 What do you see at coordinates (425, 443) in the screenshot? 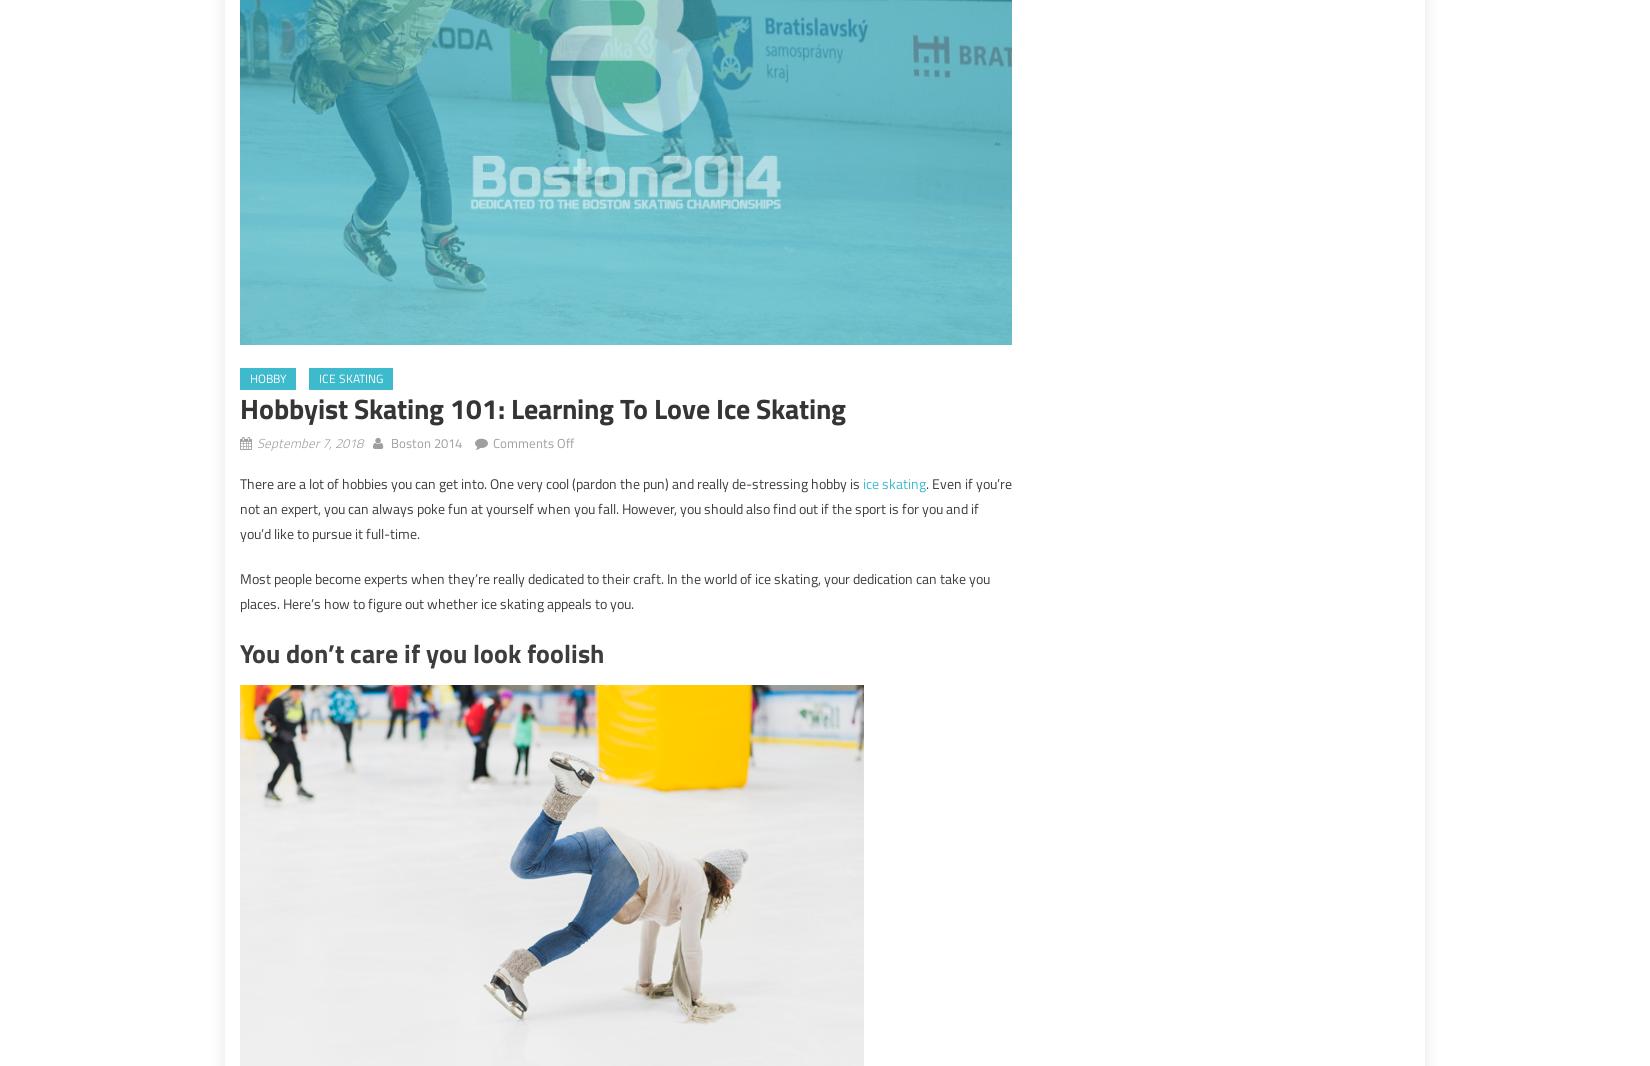
I see `'Boston 2014'` at bounding box center [425, 443].